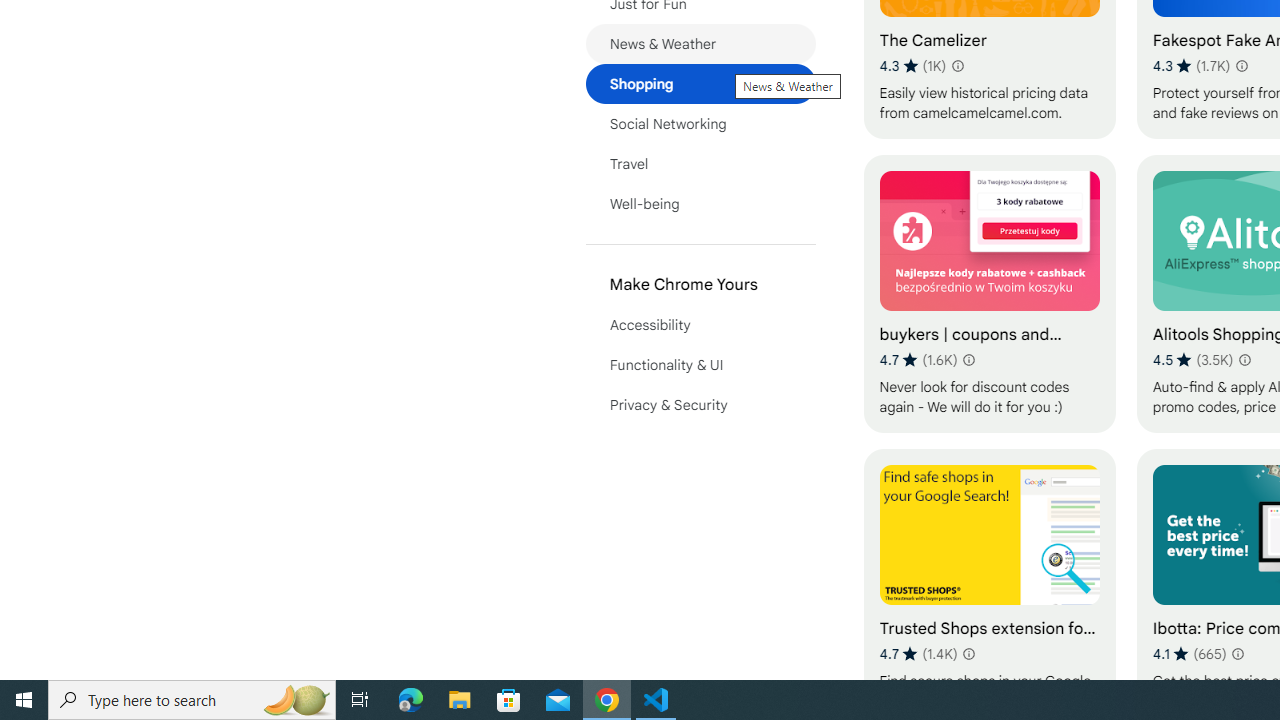 This screenshot has height=720, width=1280. I want to click on 'buykers | coupons and discount codes', so click(989, 293).